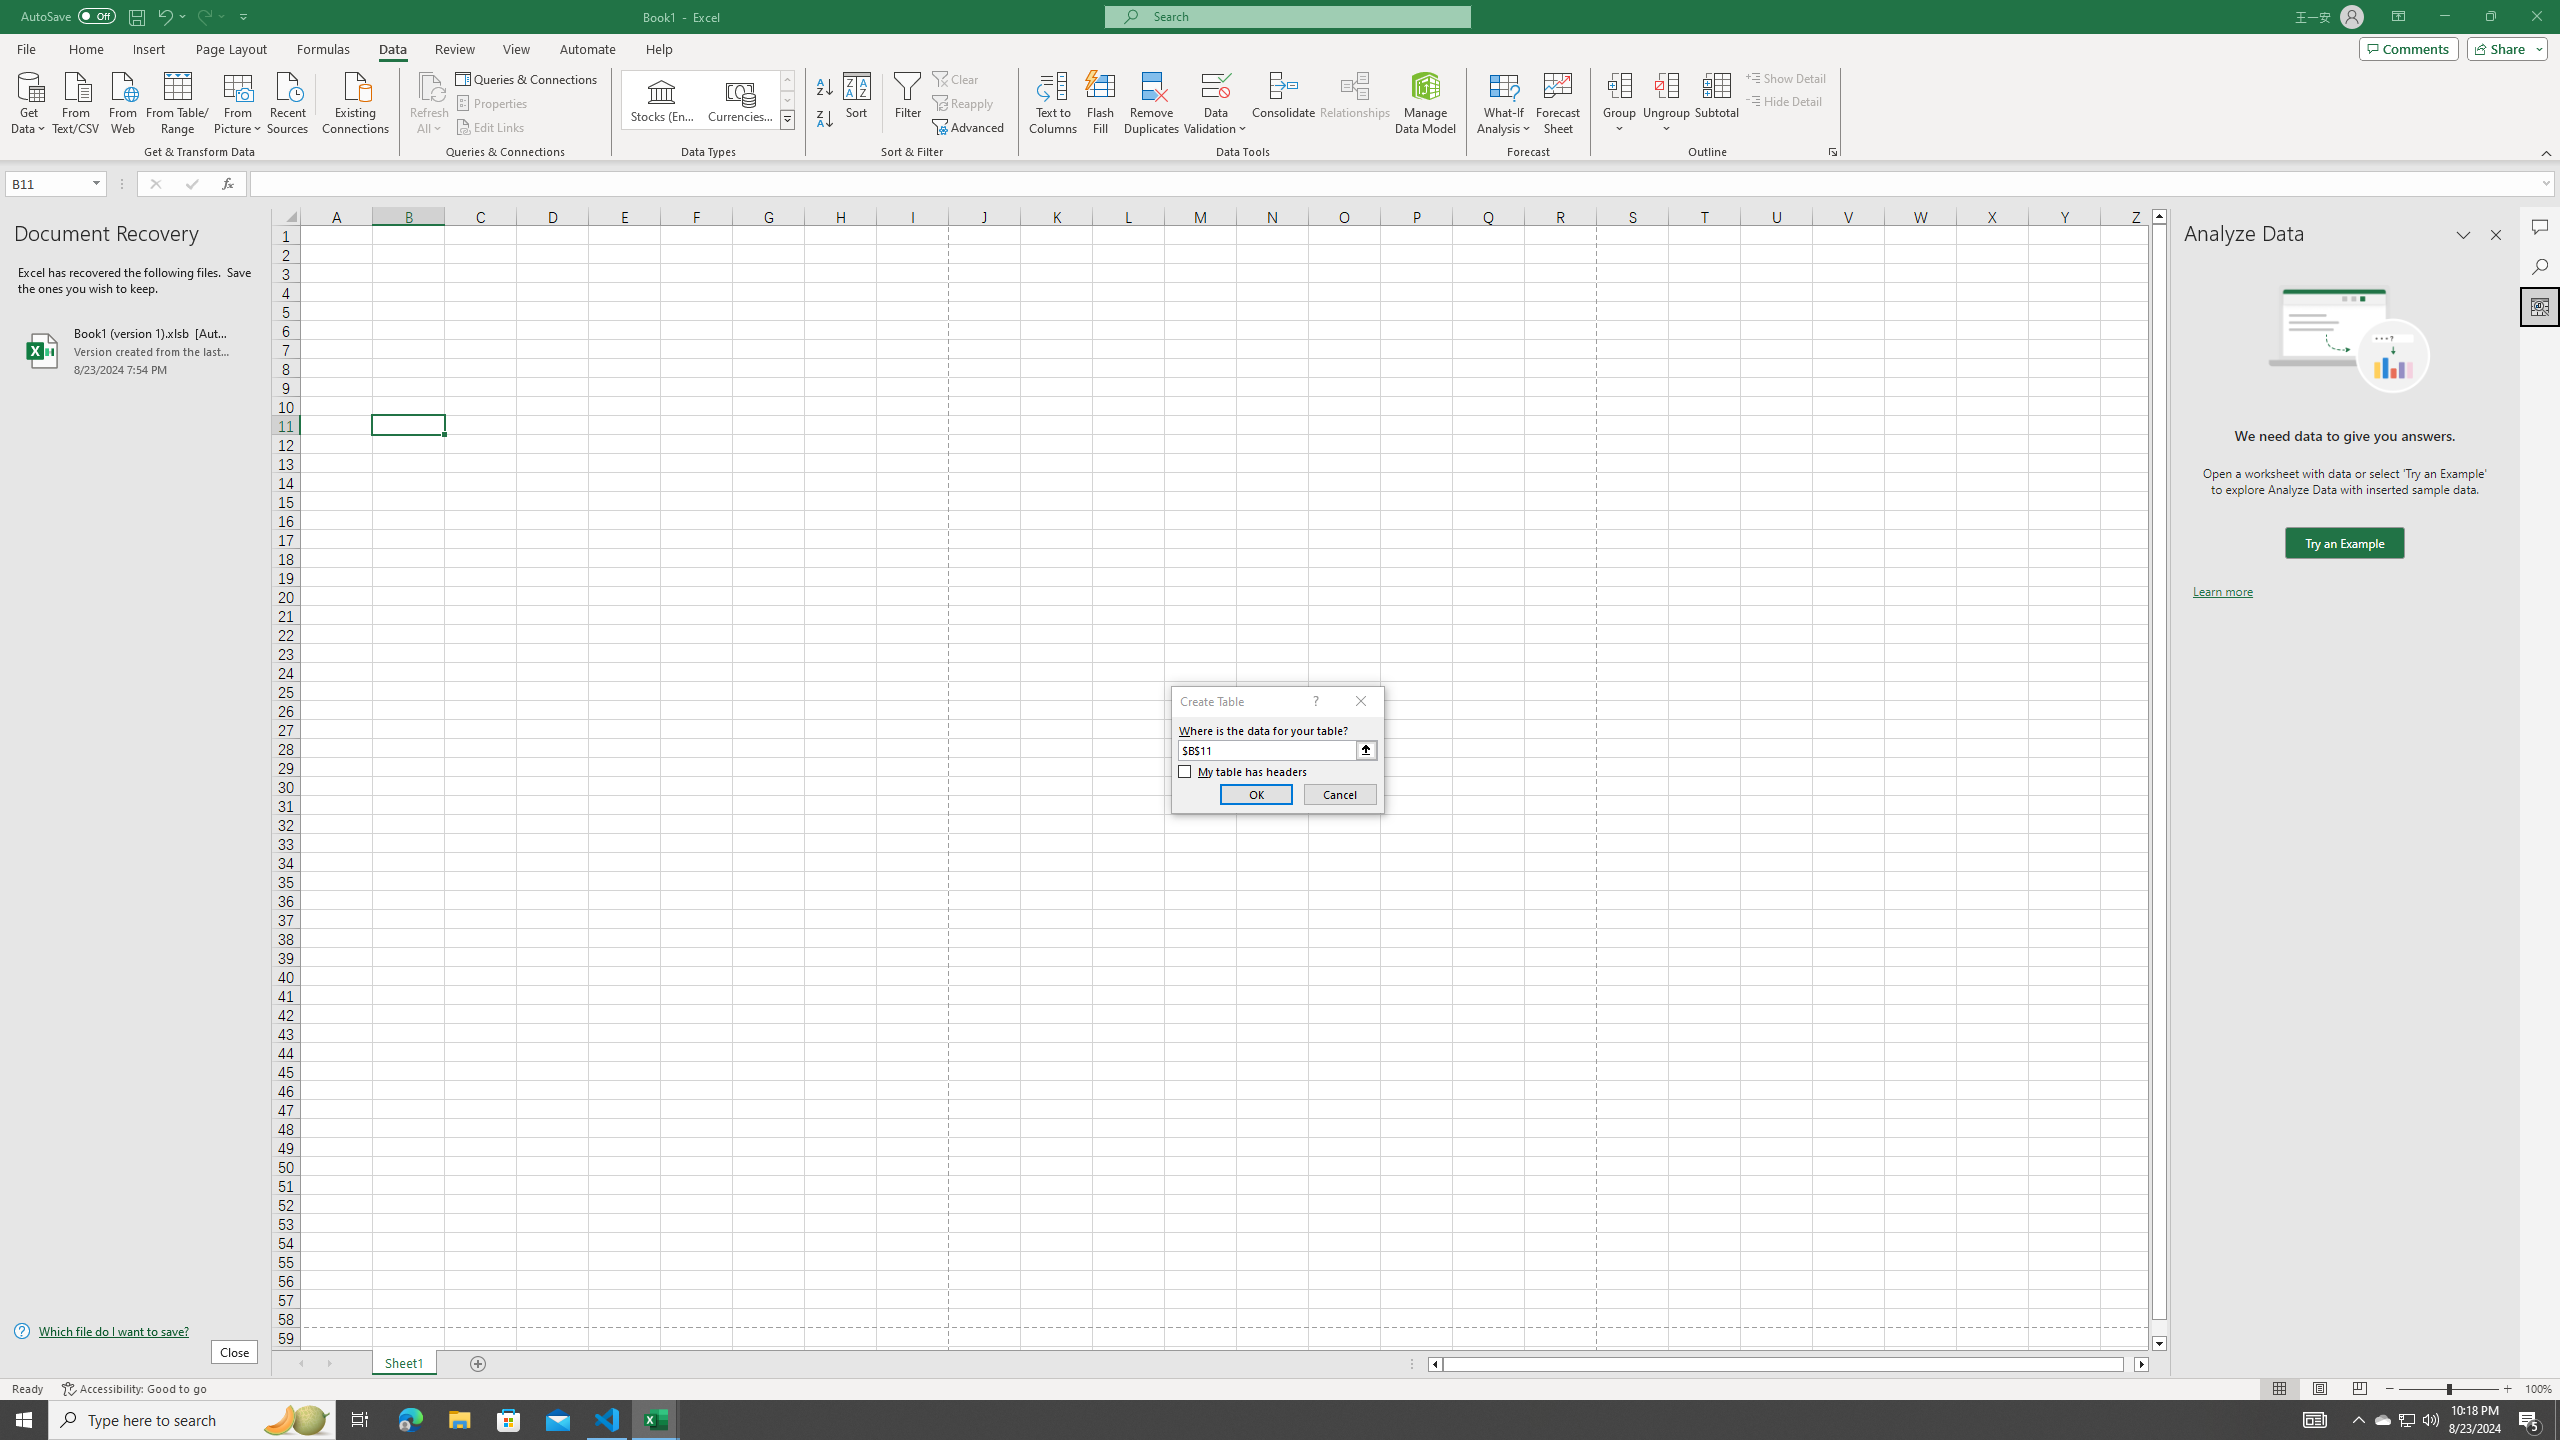  What do you see at coordinates (453, 49) in the screenshot?
I see `'Review'` at bounding box center [453, 49].